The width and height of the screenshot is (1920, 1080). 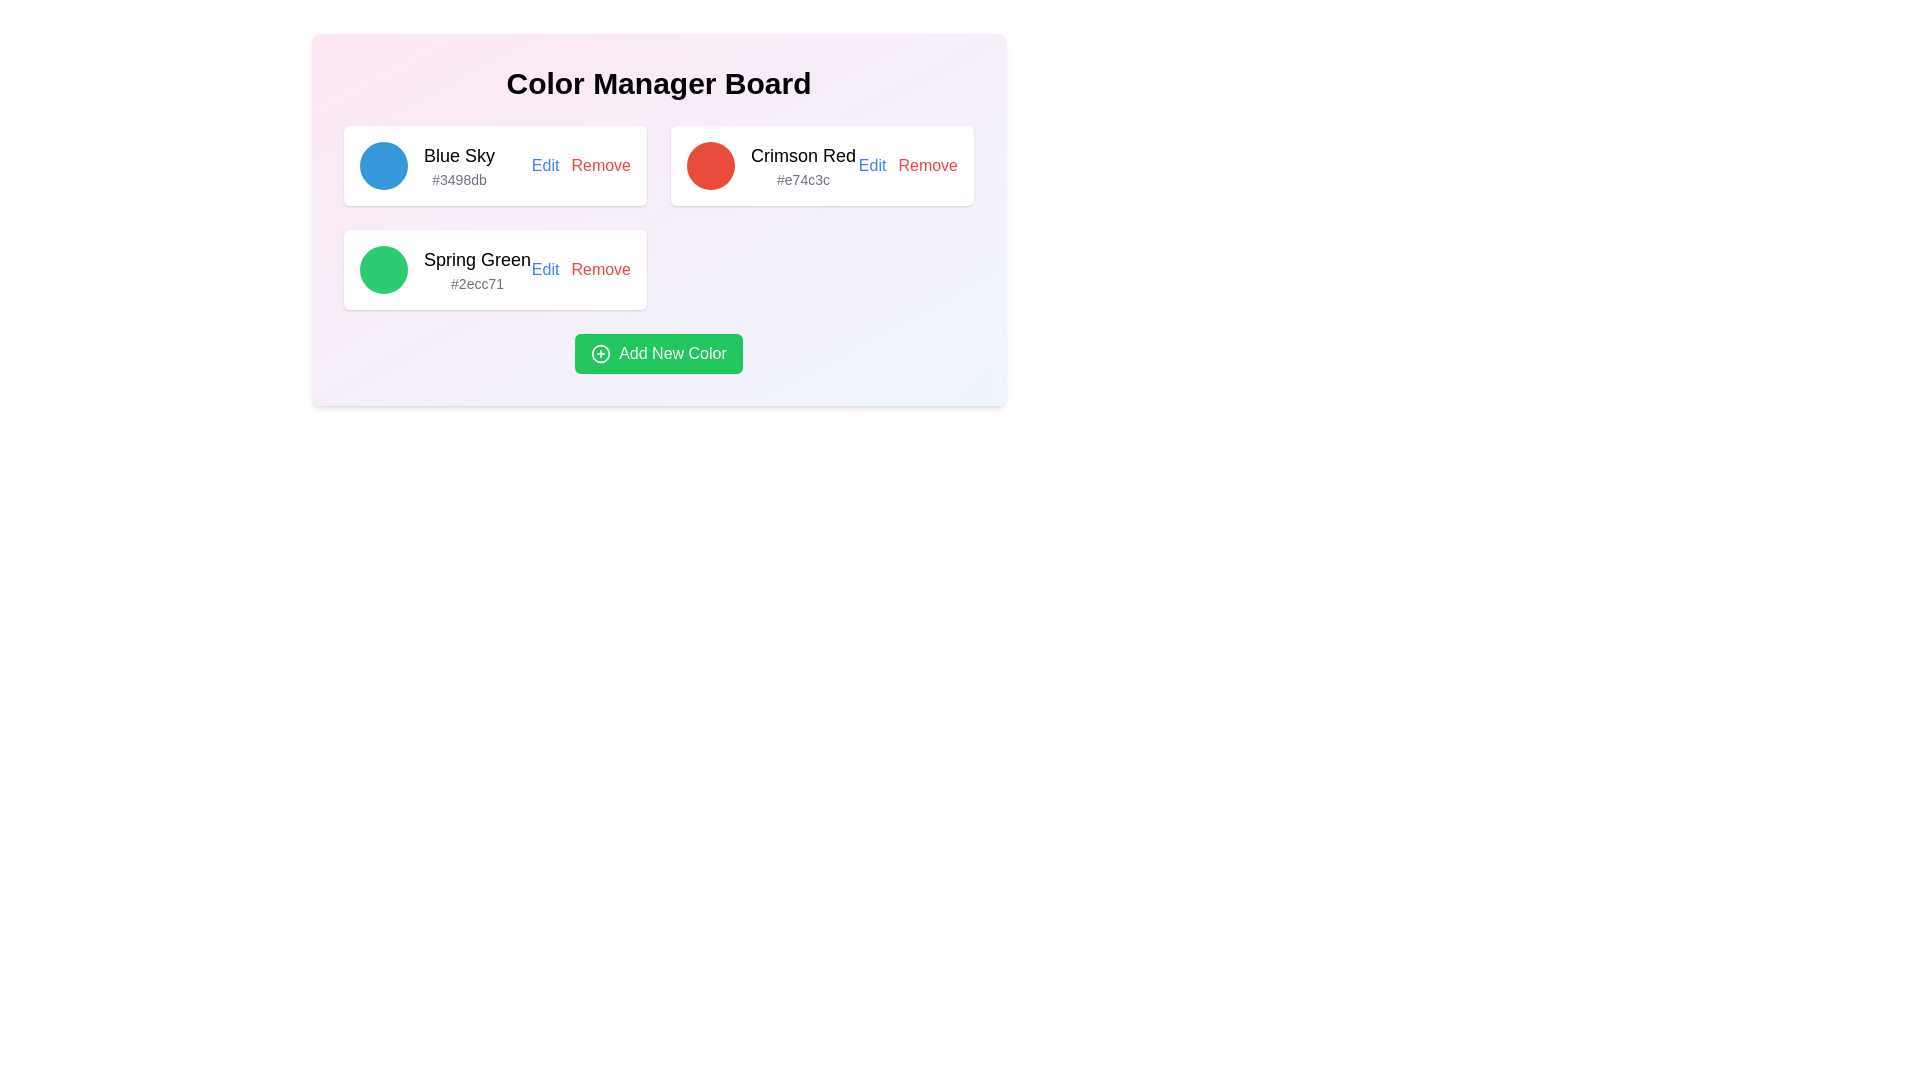 I want to click on the informational text display that shows 'Spring Green' in large font and '#2ecc71' in smaller gray font, located in the bottom left panel of the grid layout, so click(x=476, y=270).